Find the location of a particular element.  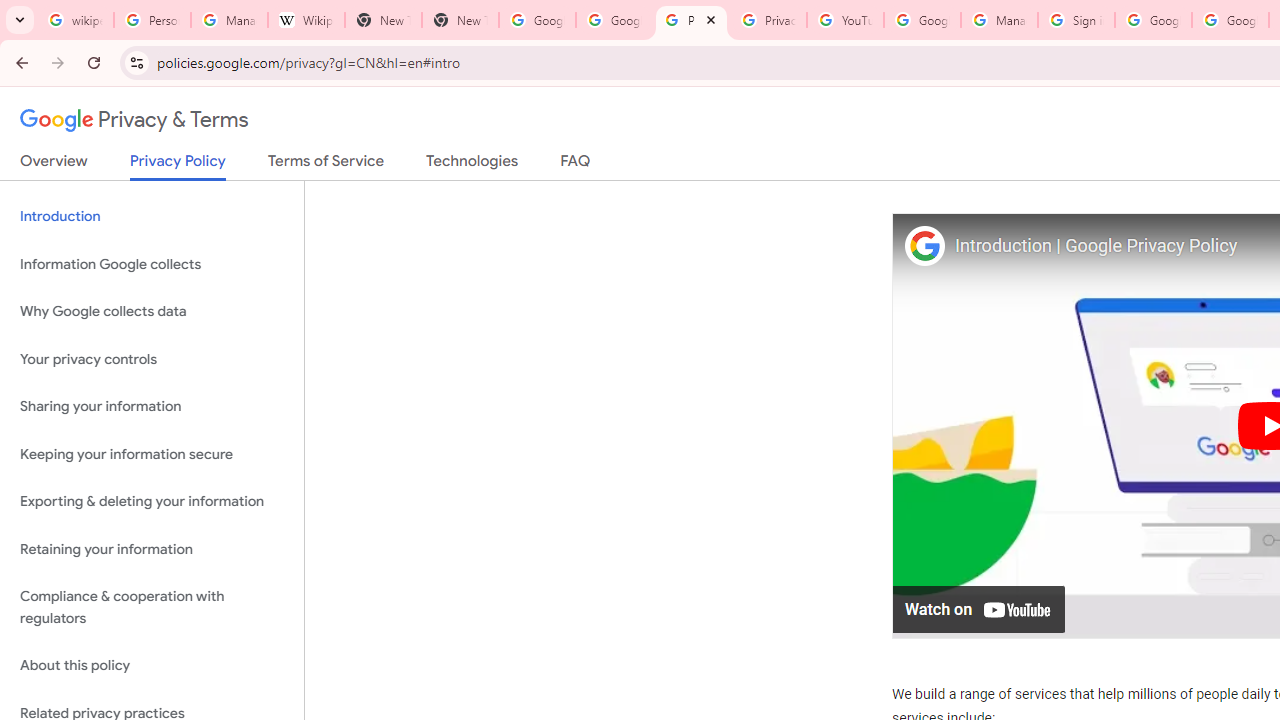

'Manage your Location History - Google Search Help' is located at coordinates (229, 20).